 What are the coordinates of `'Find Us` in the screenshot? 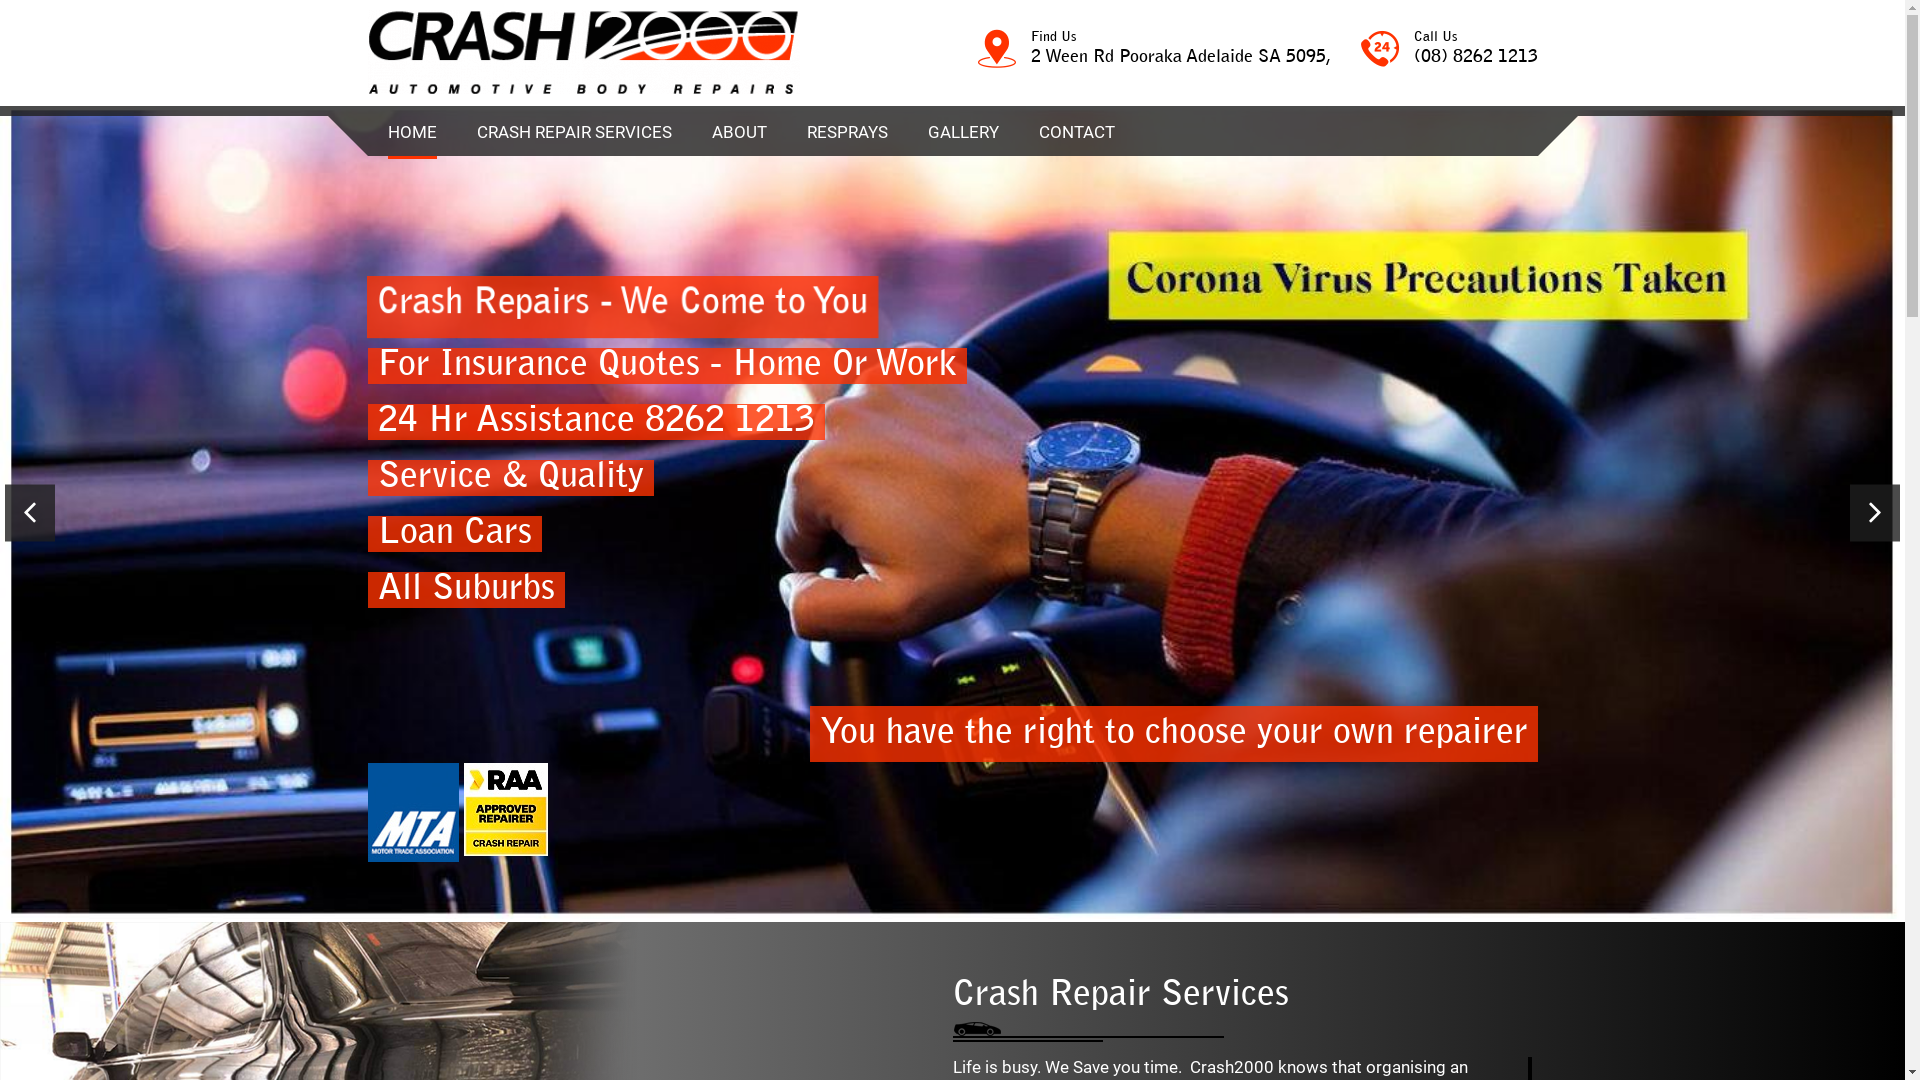 It's located at (1154, 49).